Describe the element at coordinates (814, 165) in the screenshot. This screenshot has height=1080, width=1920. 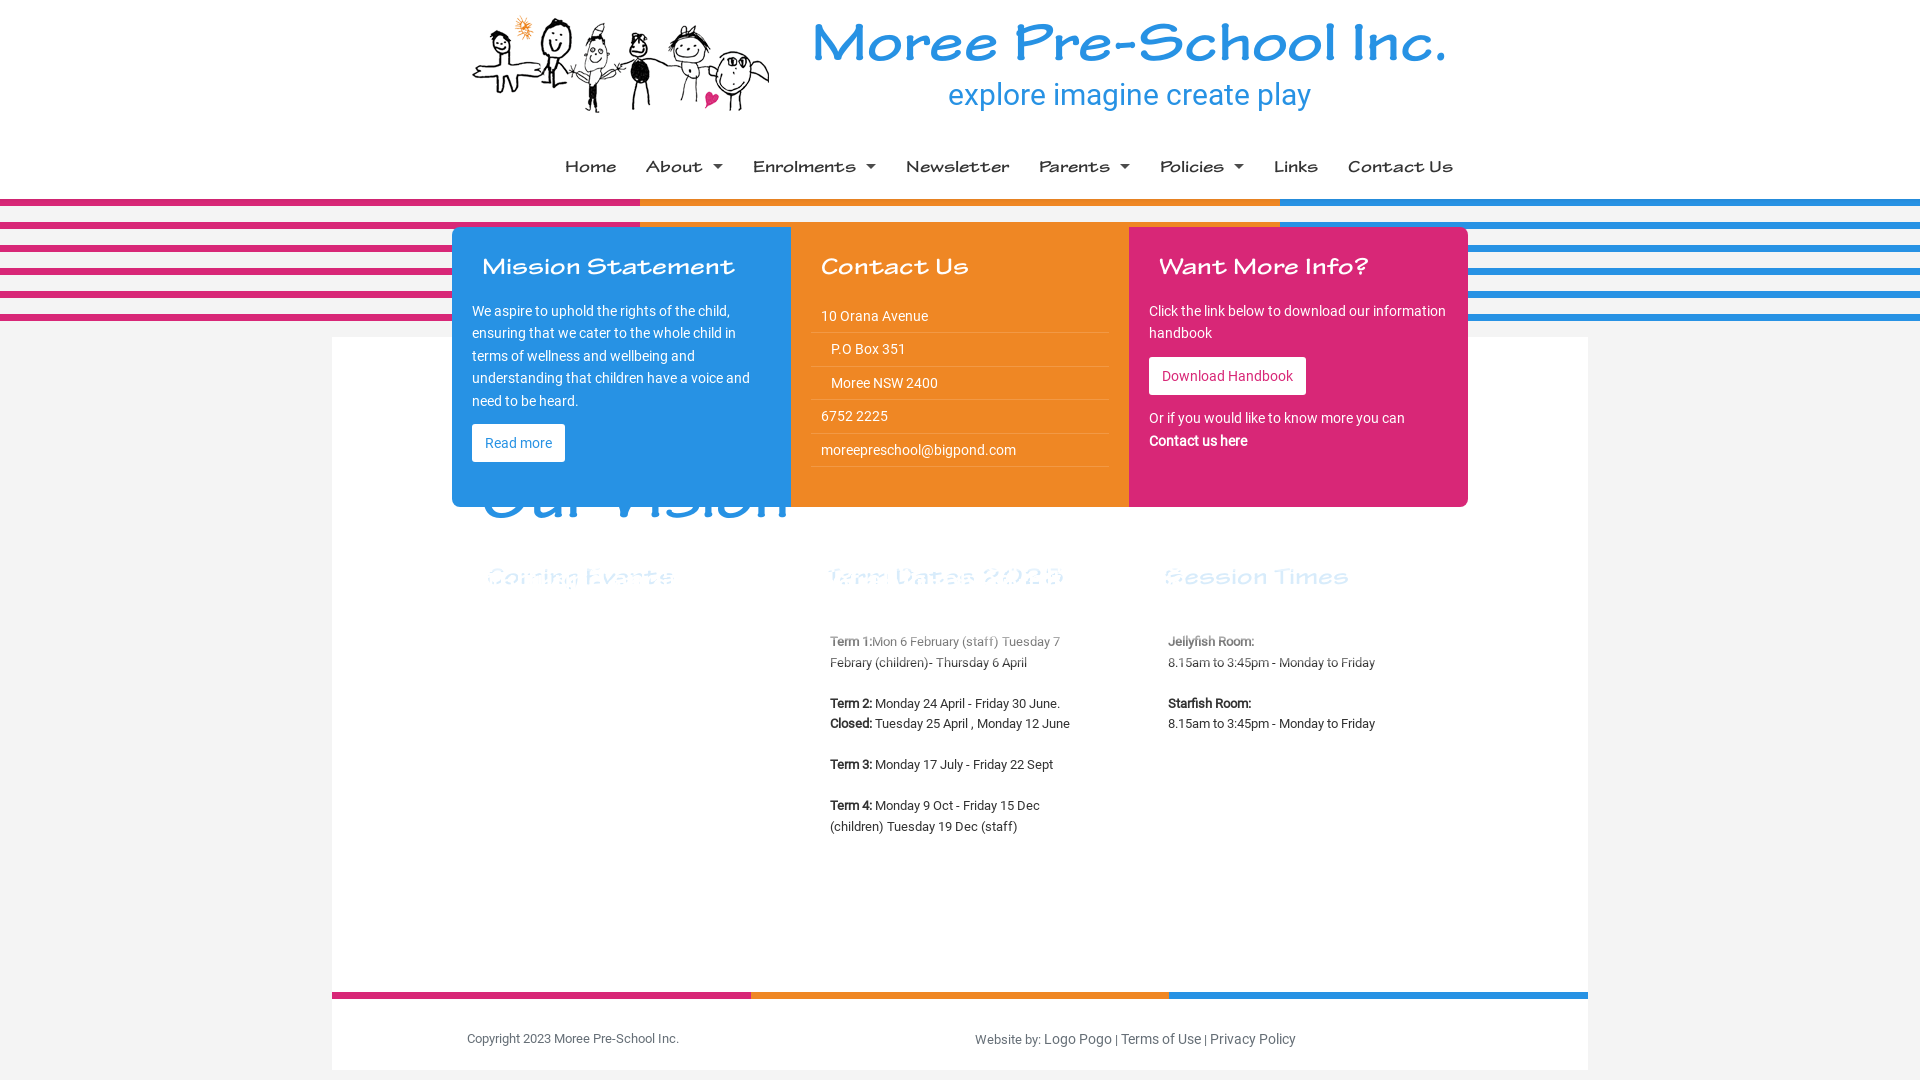
I see `'Enrolments'` at that location.